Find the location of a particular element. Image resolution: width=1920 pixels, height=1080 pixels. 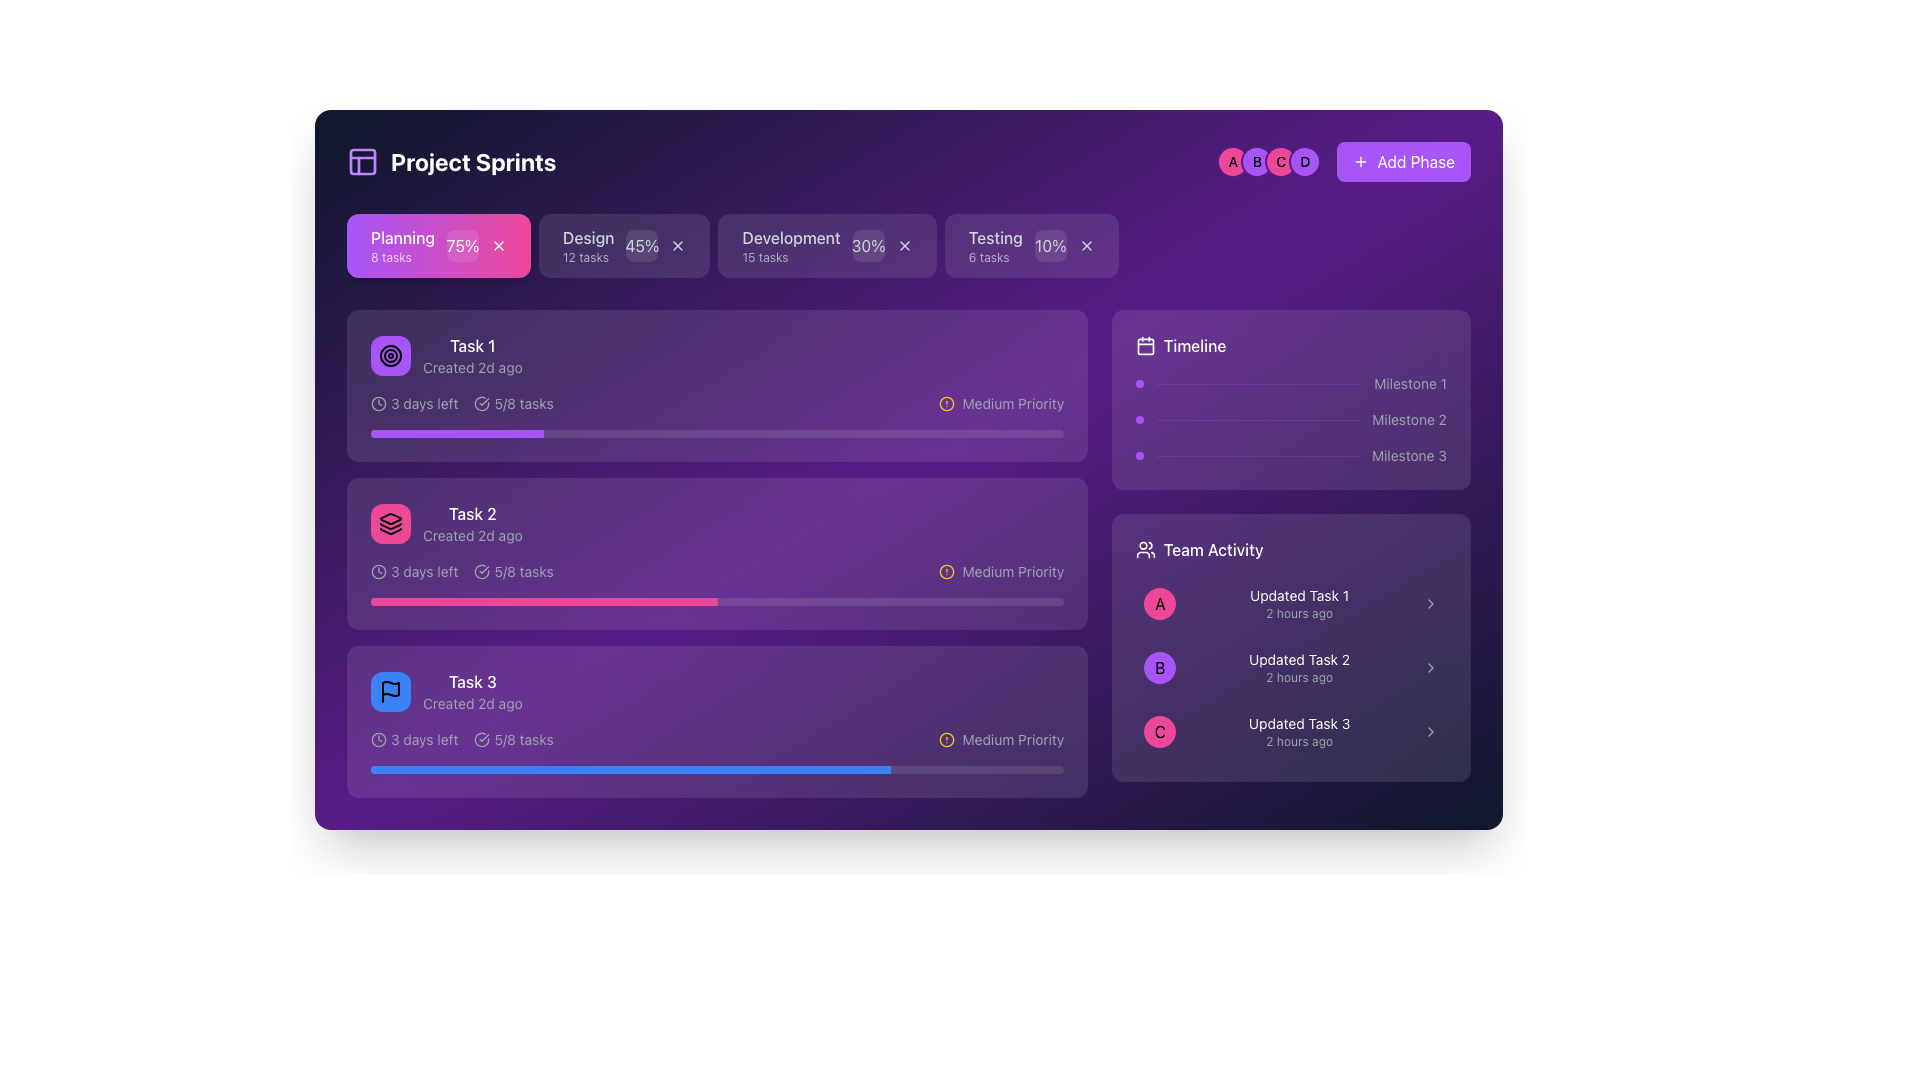

the first task card element that provides a title and a creation timestamp, positioned in the middle-left part of the interface, above 'Task 2' and below the Planning progress indicator is located at coordinates (471, 354).